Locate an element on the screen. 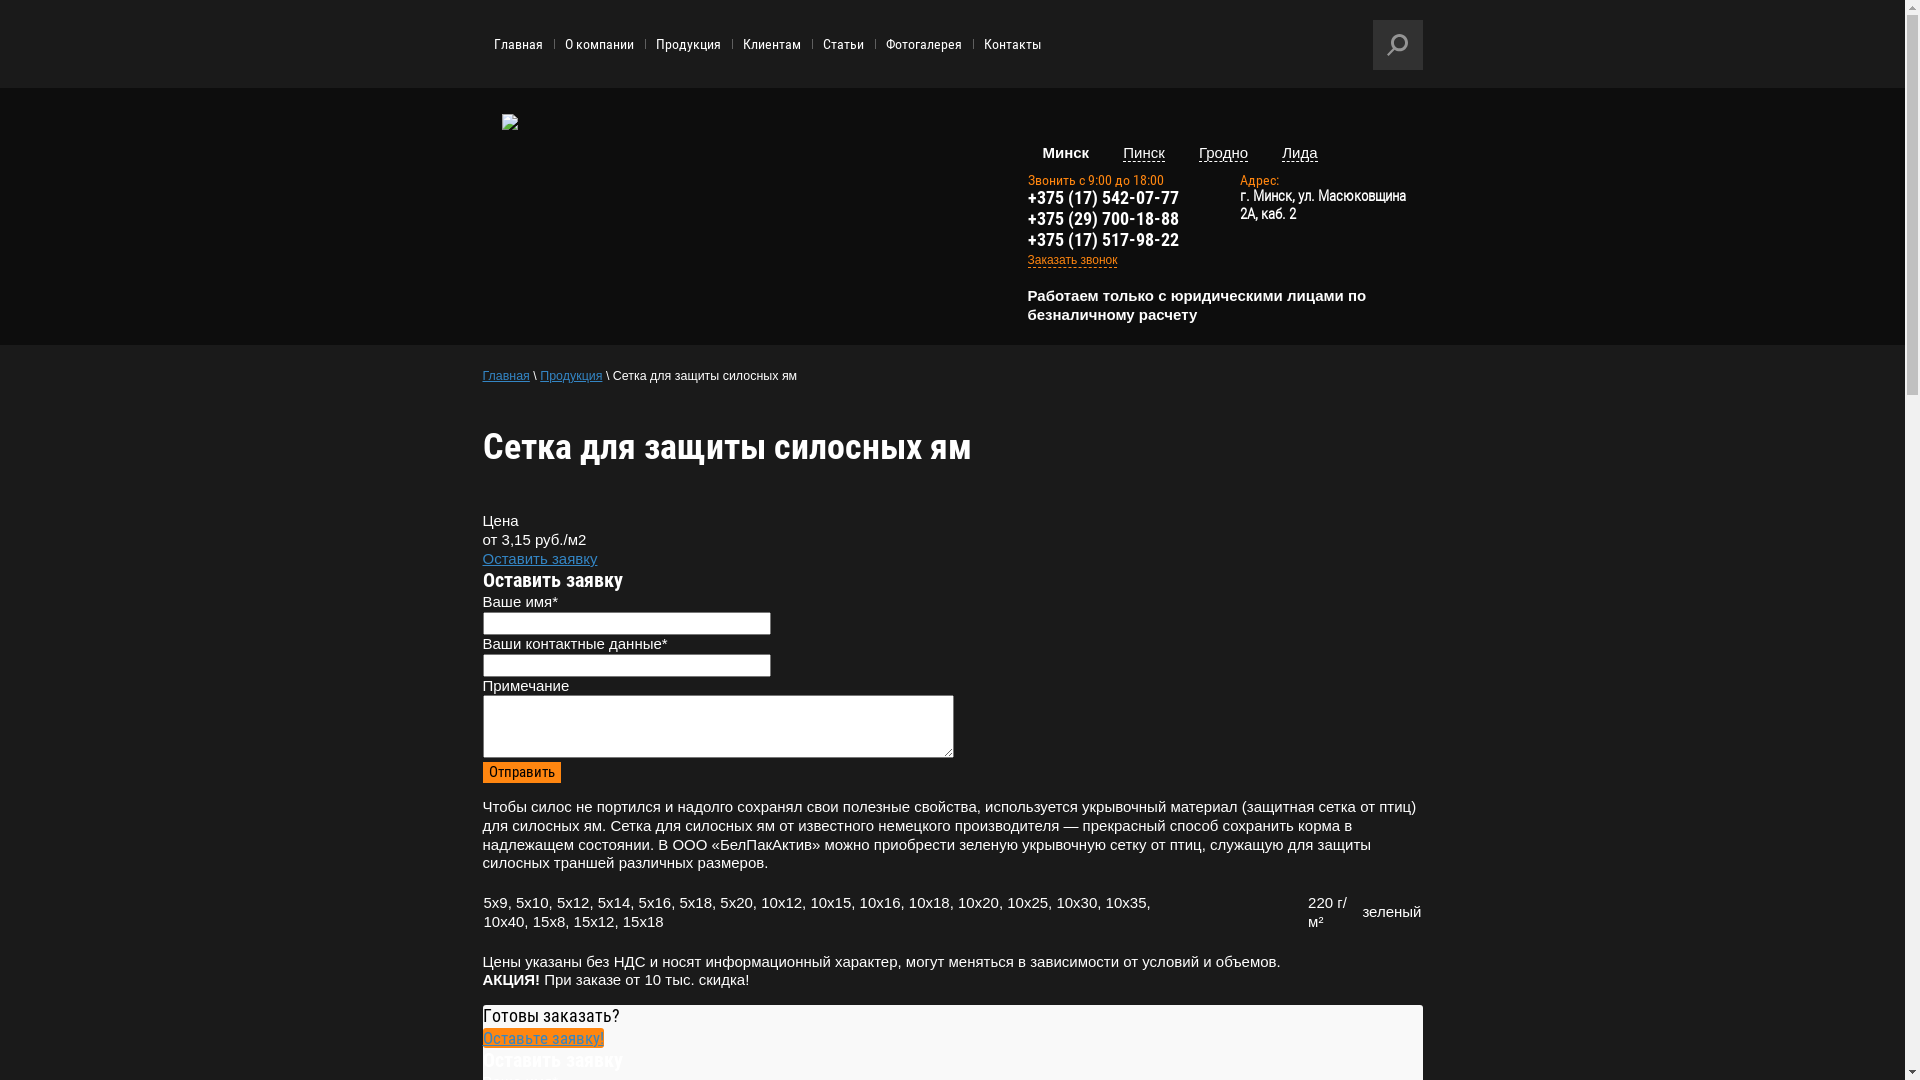 The image size is (1920, 1080). '+375 (17) 517-98-22' is located at coordinates (1102, 238).